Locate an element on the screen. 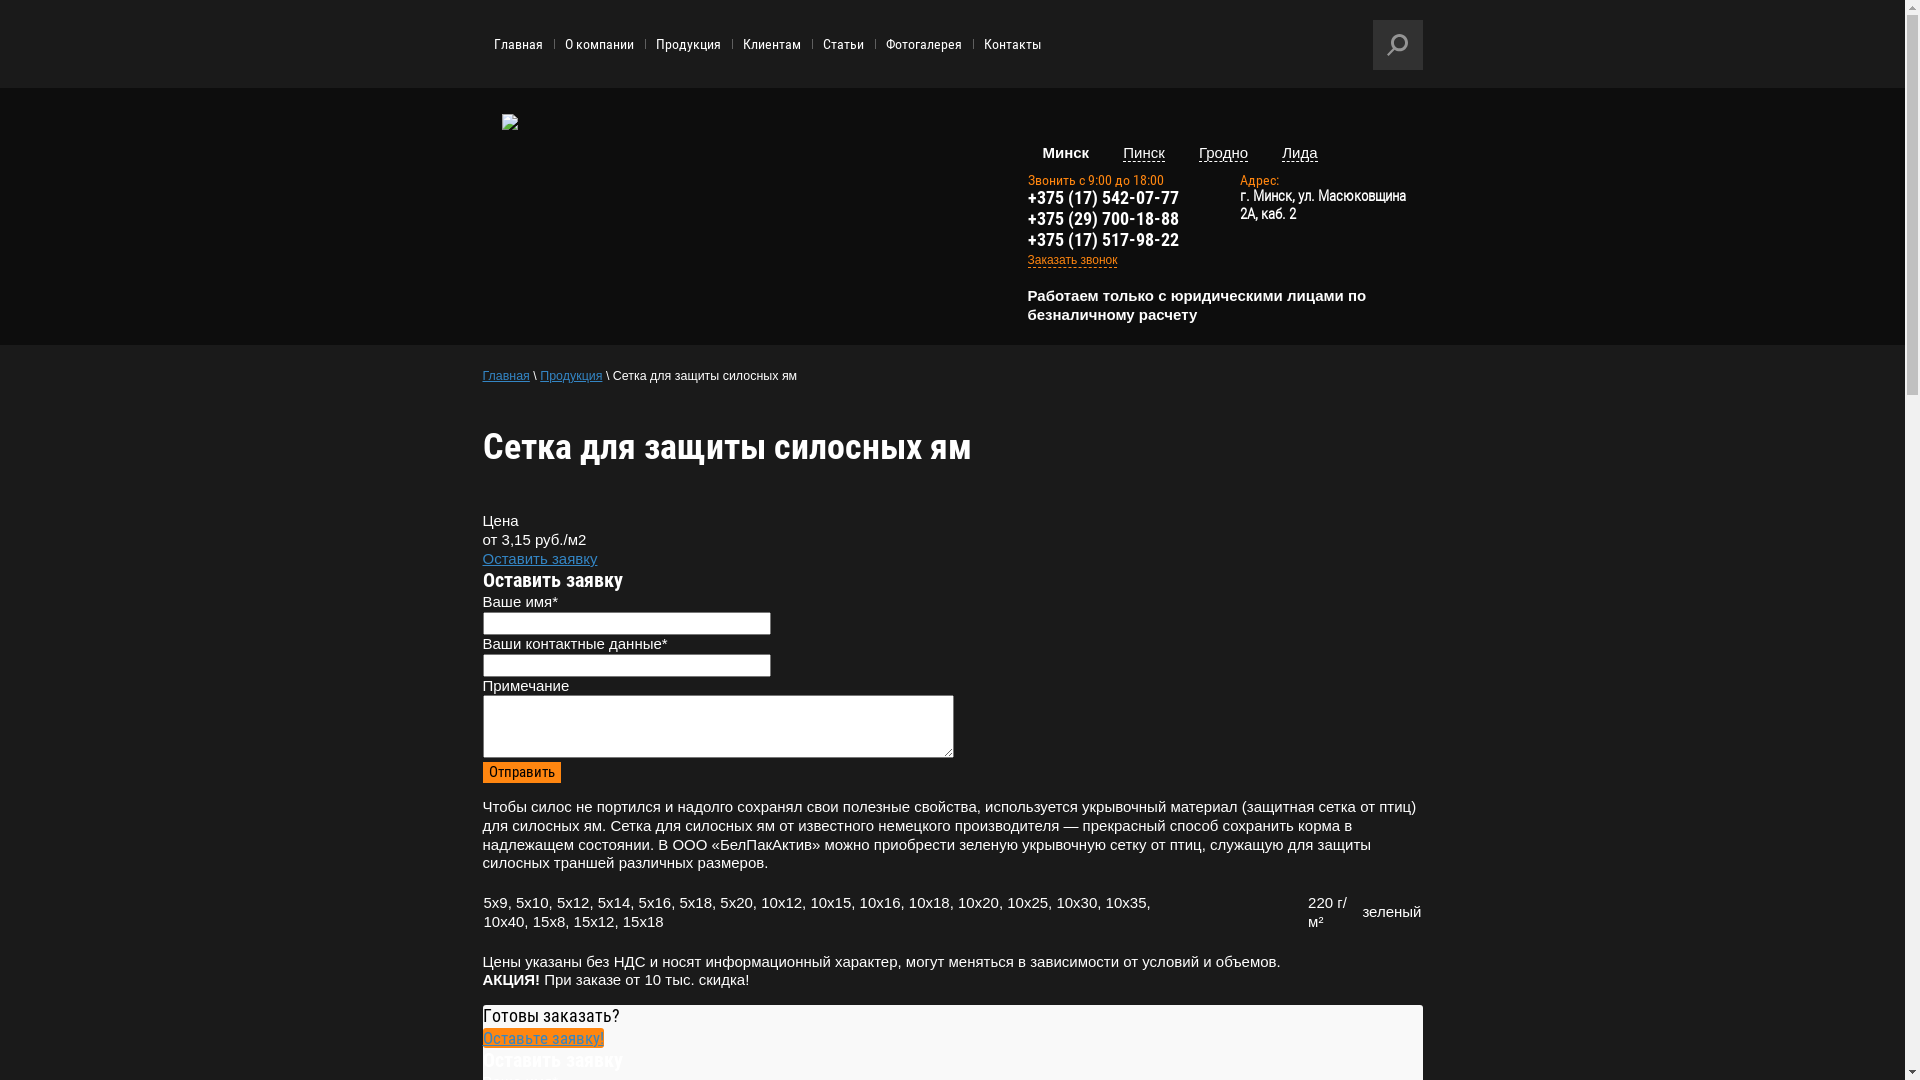 The image size is (1920, 1080). '+375 (17) 517-98-22' is located at coordinates (1102, 238).